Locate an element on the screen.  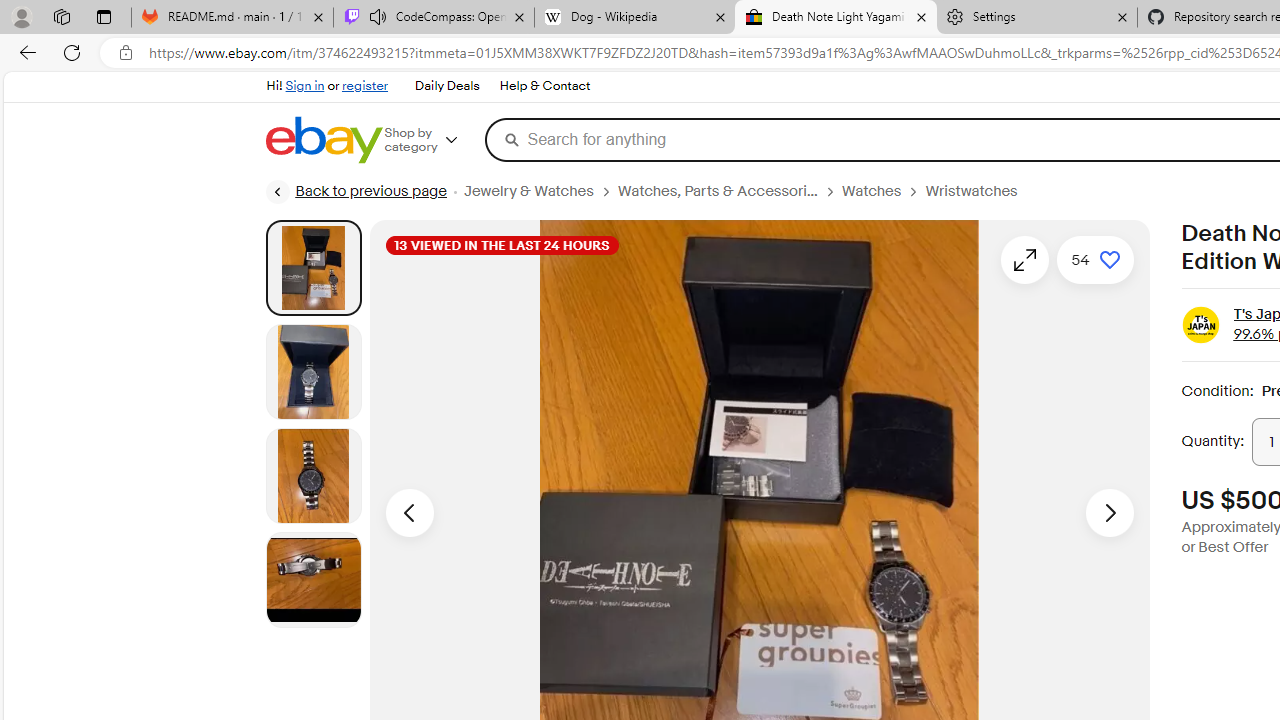
'register' is located at coordinates (364, 85).